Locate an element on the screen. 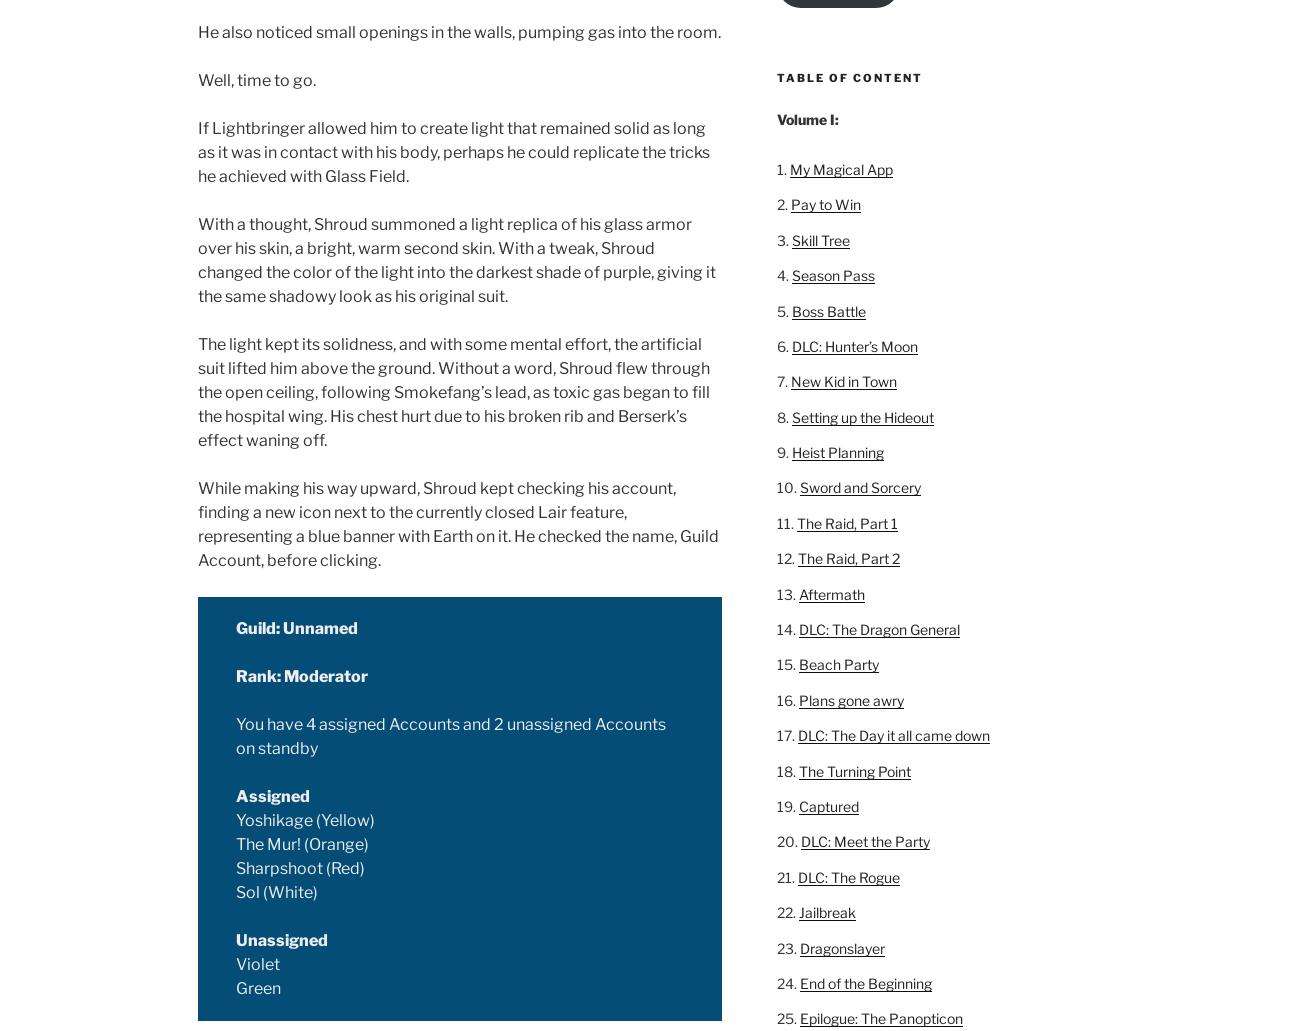 The height and width of the screenshot is (1031, 1300). 'Unassigned' is located at coordinates (281, 939).